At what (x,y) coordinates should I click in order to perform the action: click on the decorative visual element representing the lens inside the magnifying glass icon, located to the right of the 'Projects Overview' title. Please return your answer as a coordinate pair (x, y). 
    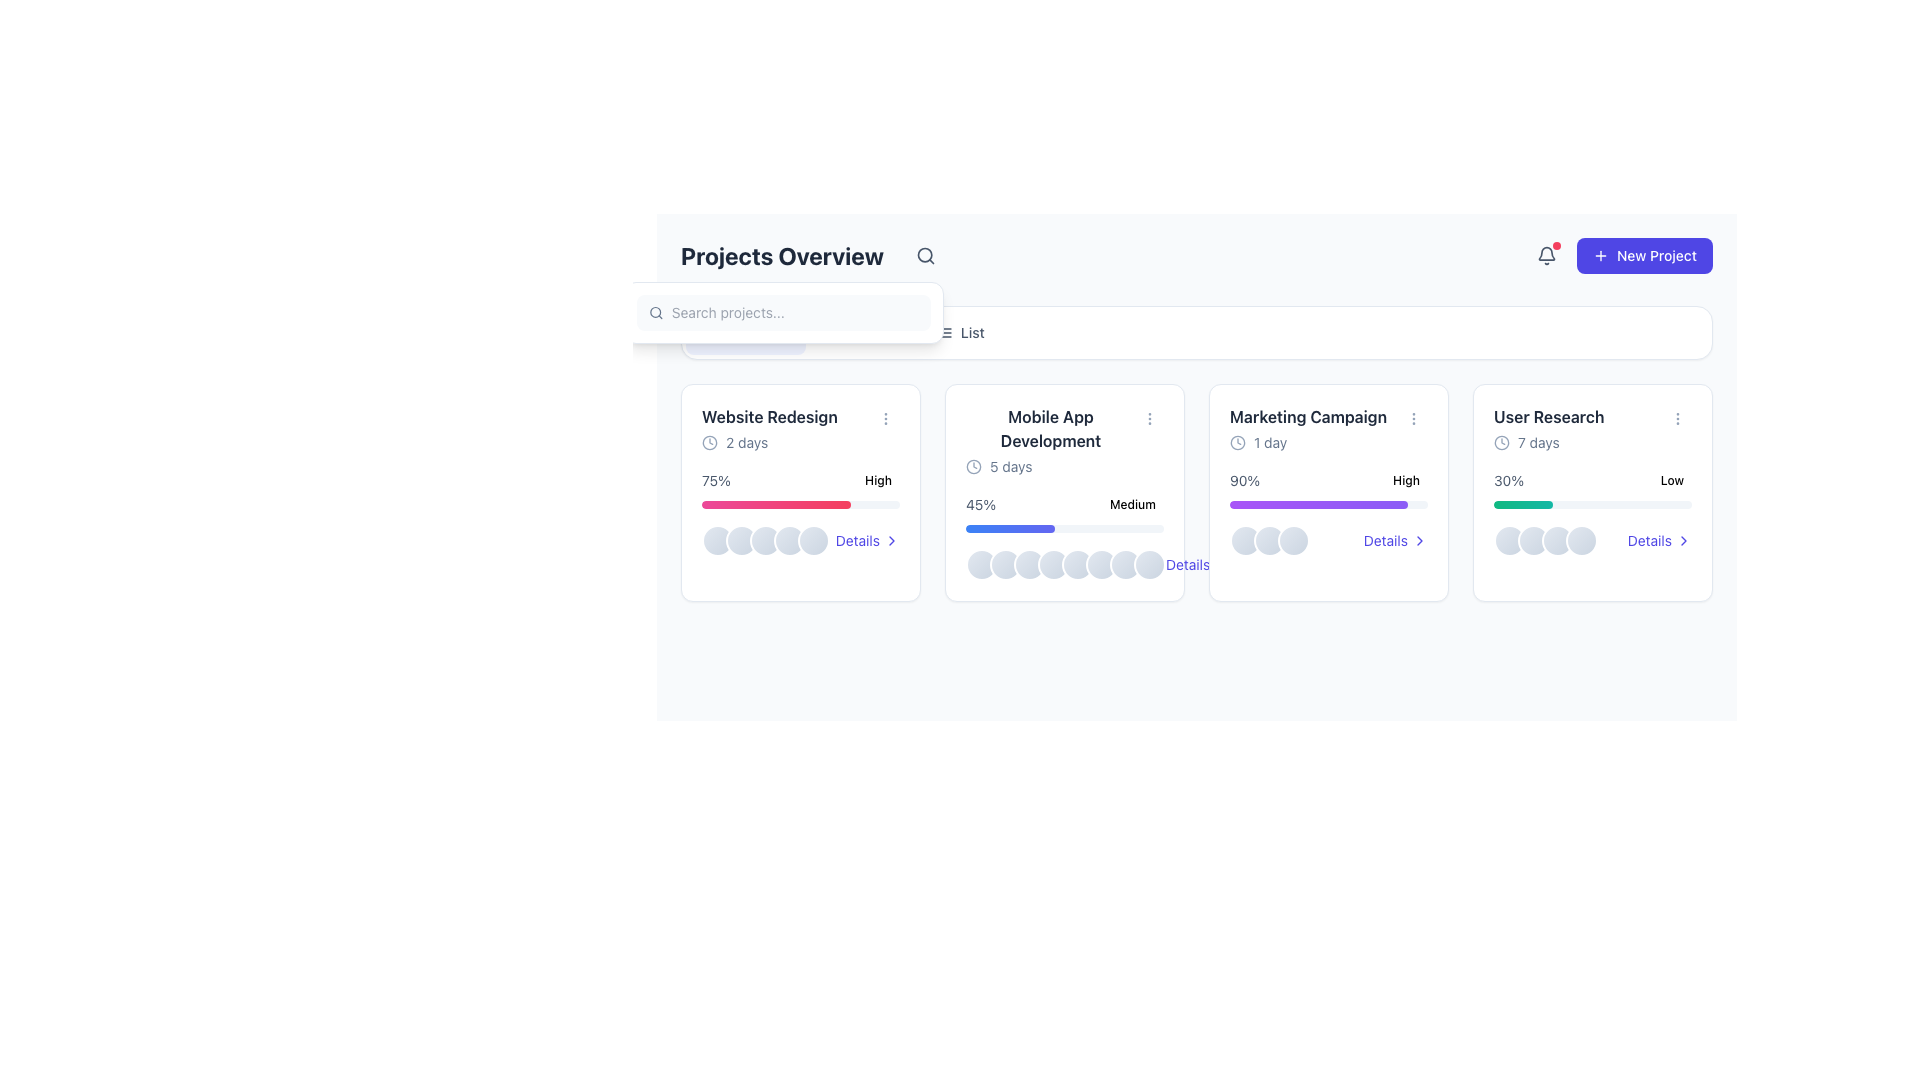
    Looking at the image, I should click on (924, 254).